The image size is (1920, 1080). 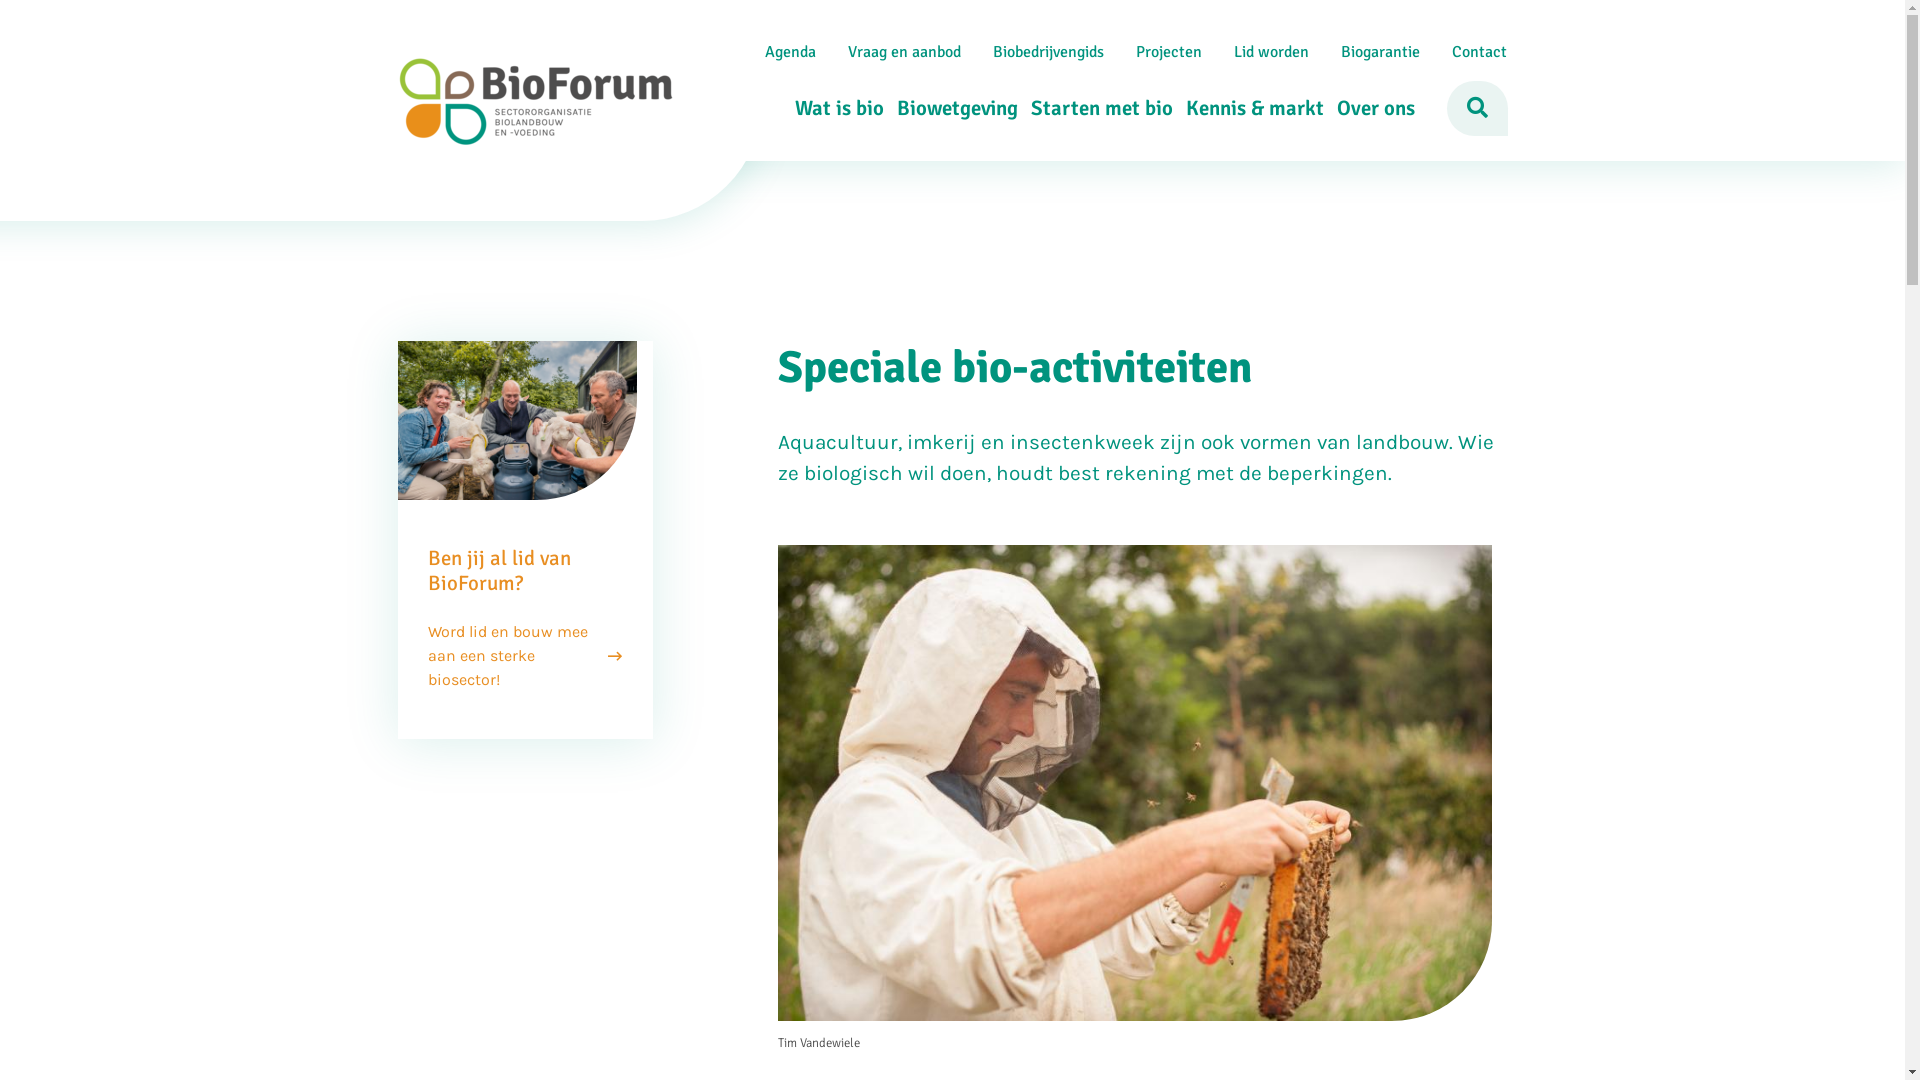 What do you see at coordinates (831, 50) in the screenshot?
I see `'Vraag en aanbod'` at bounding box center [831, 50].